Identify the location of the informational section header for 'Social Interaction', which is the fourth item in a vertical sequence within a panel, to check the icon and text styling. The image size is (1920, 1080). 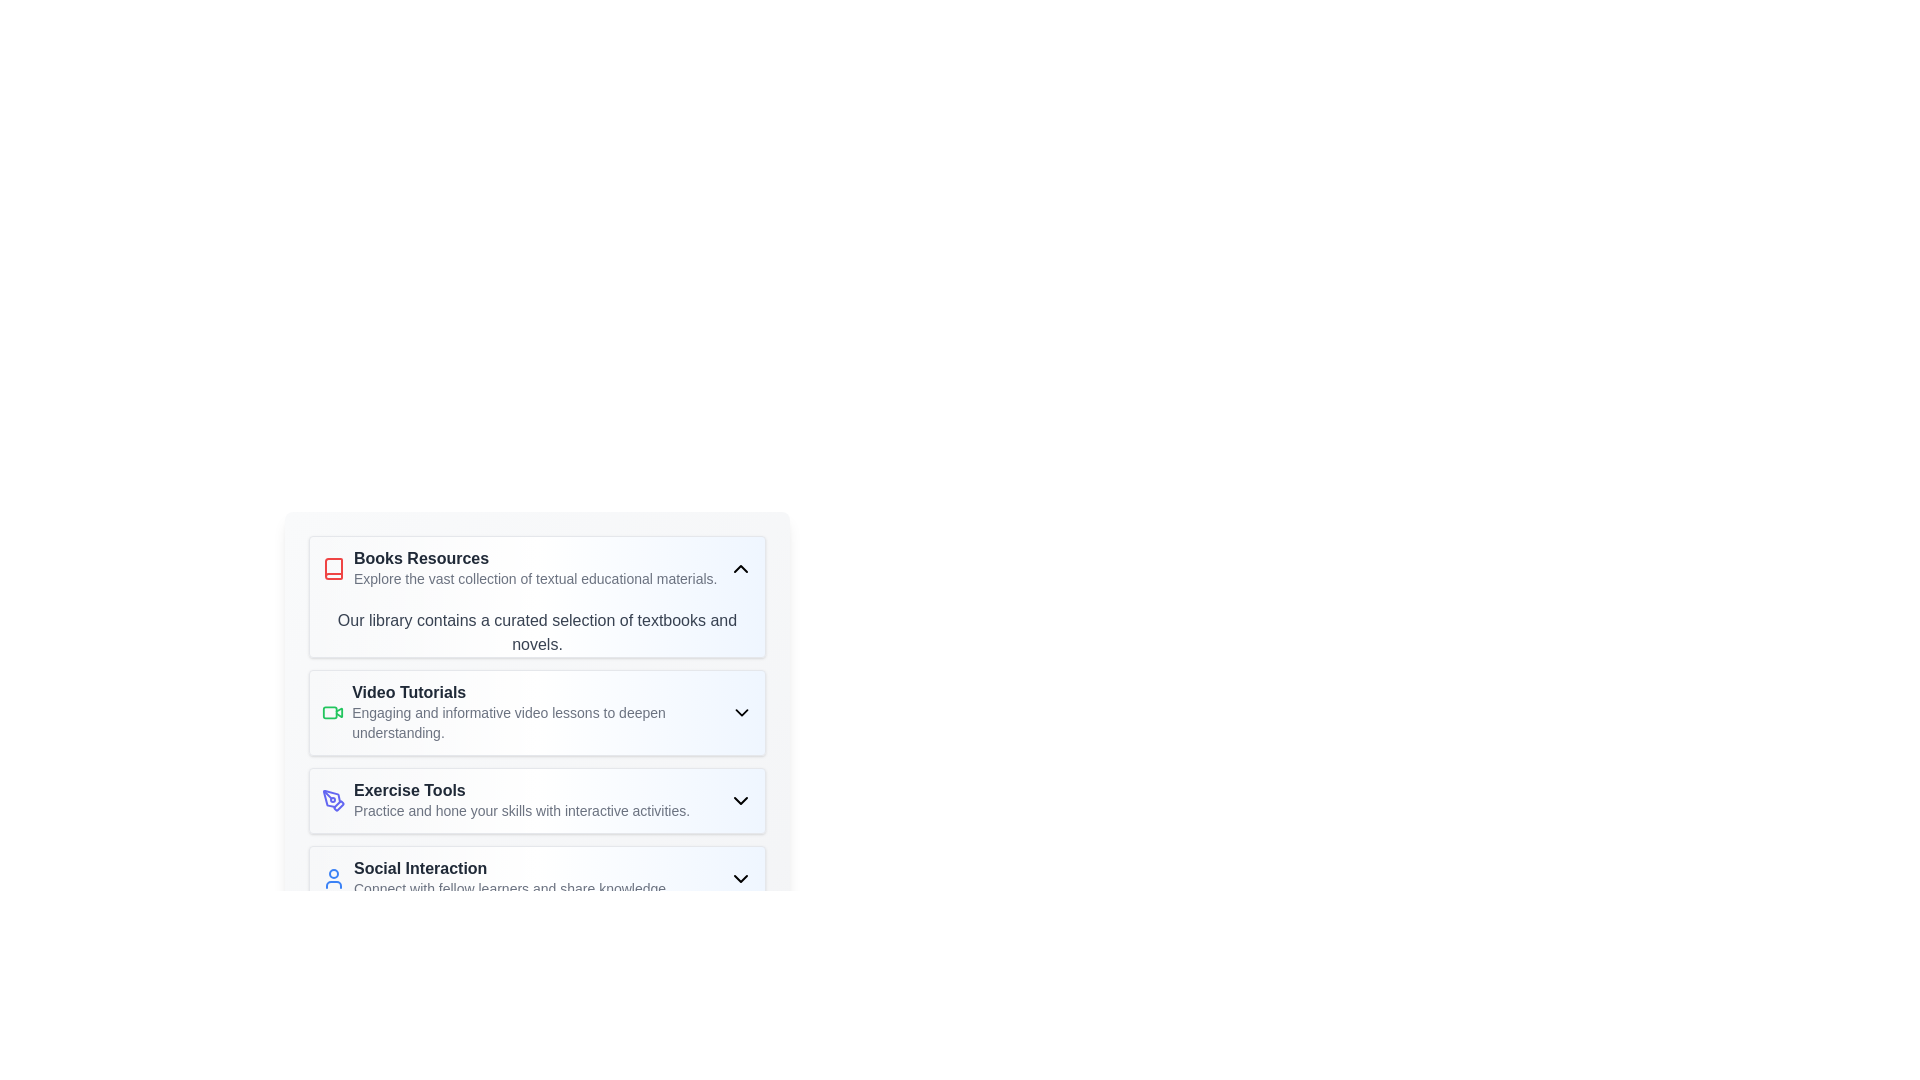
(495, 878).